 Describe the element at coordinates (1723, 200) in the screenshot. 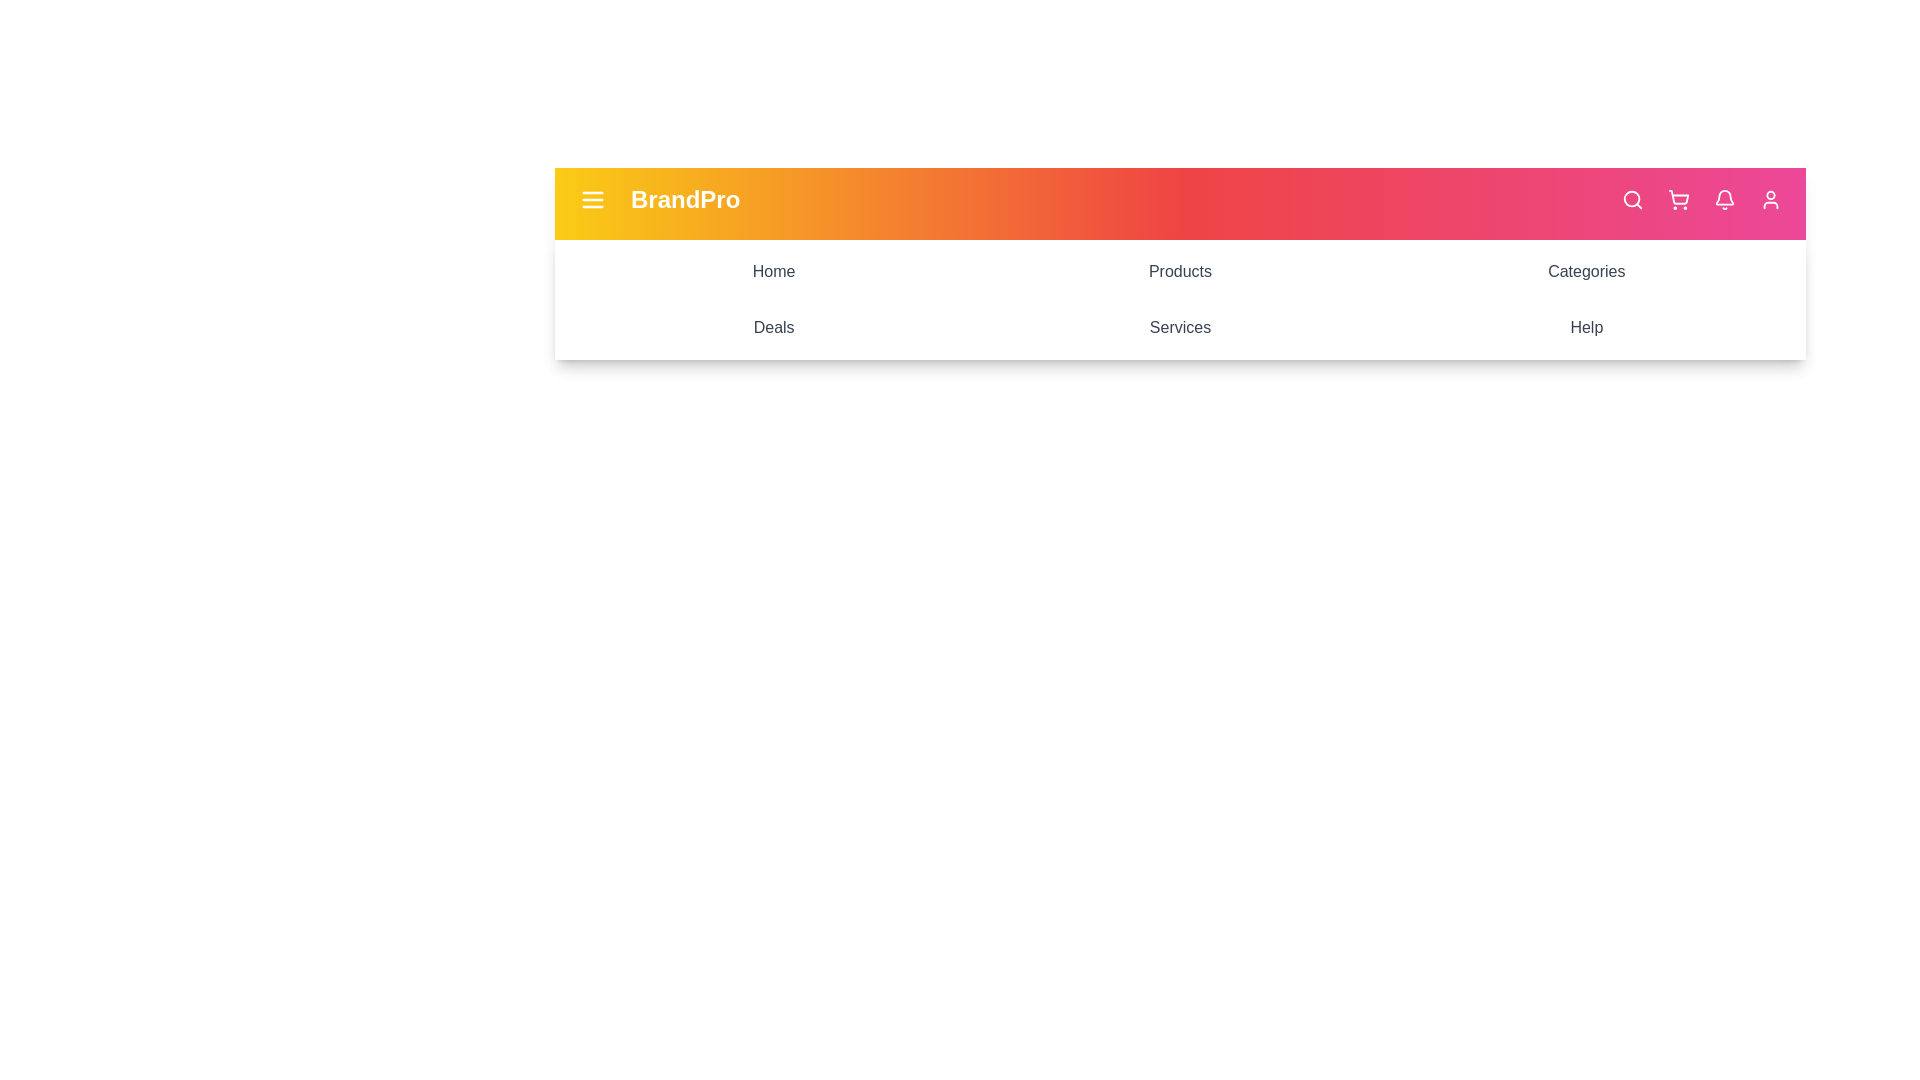

I see `the bell icon in the app bar` at that location.